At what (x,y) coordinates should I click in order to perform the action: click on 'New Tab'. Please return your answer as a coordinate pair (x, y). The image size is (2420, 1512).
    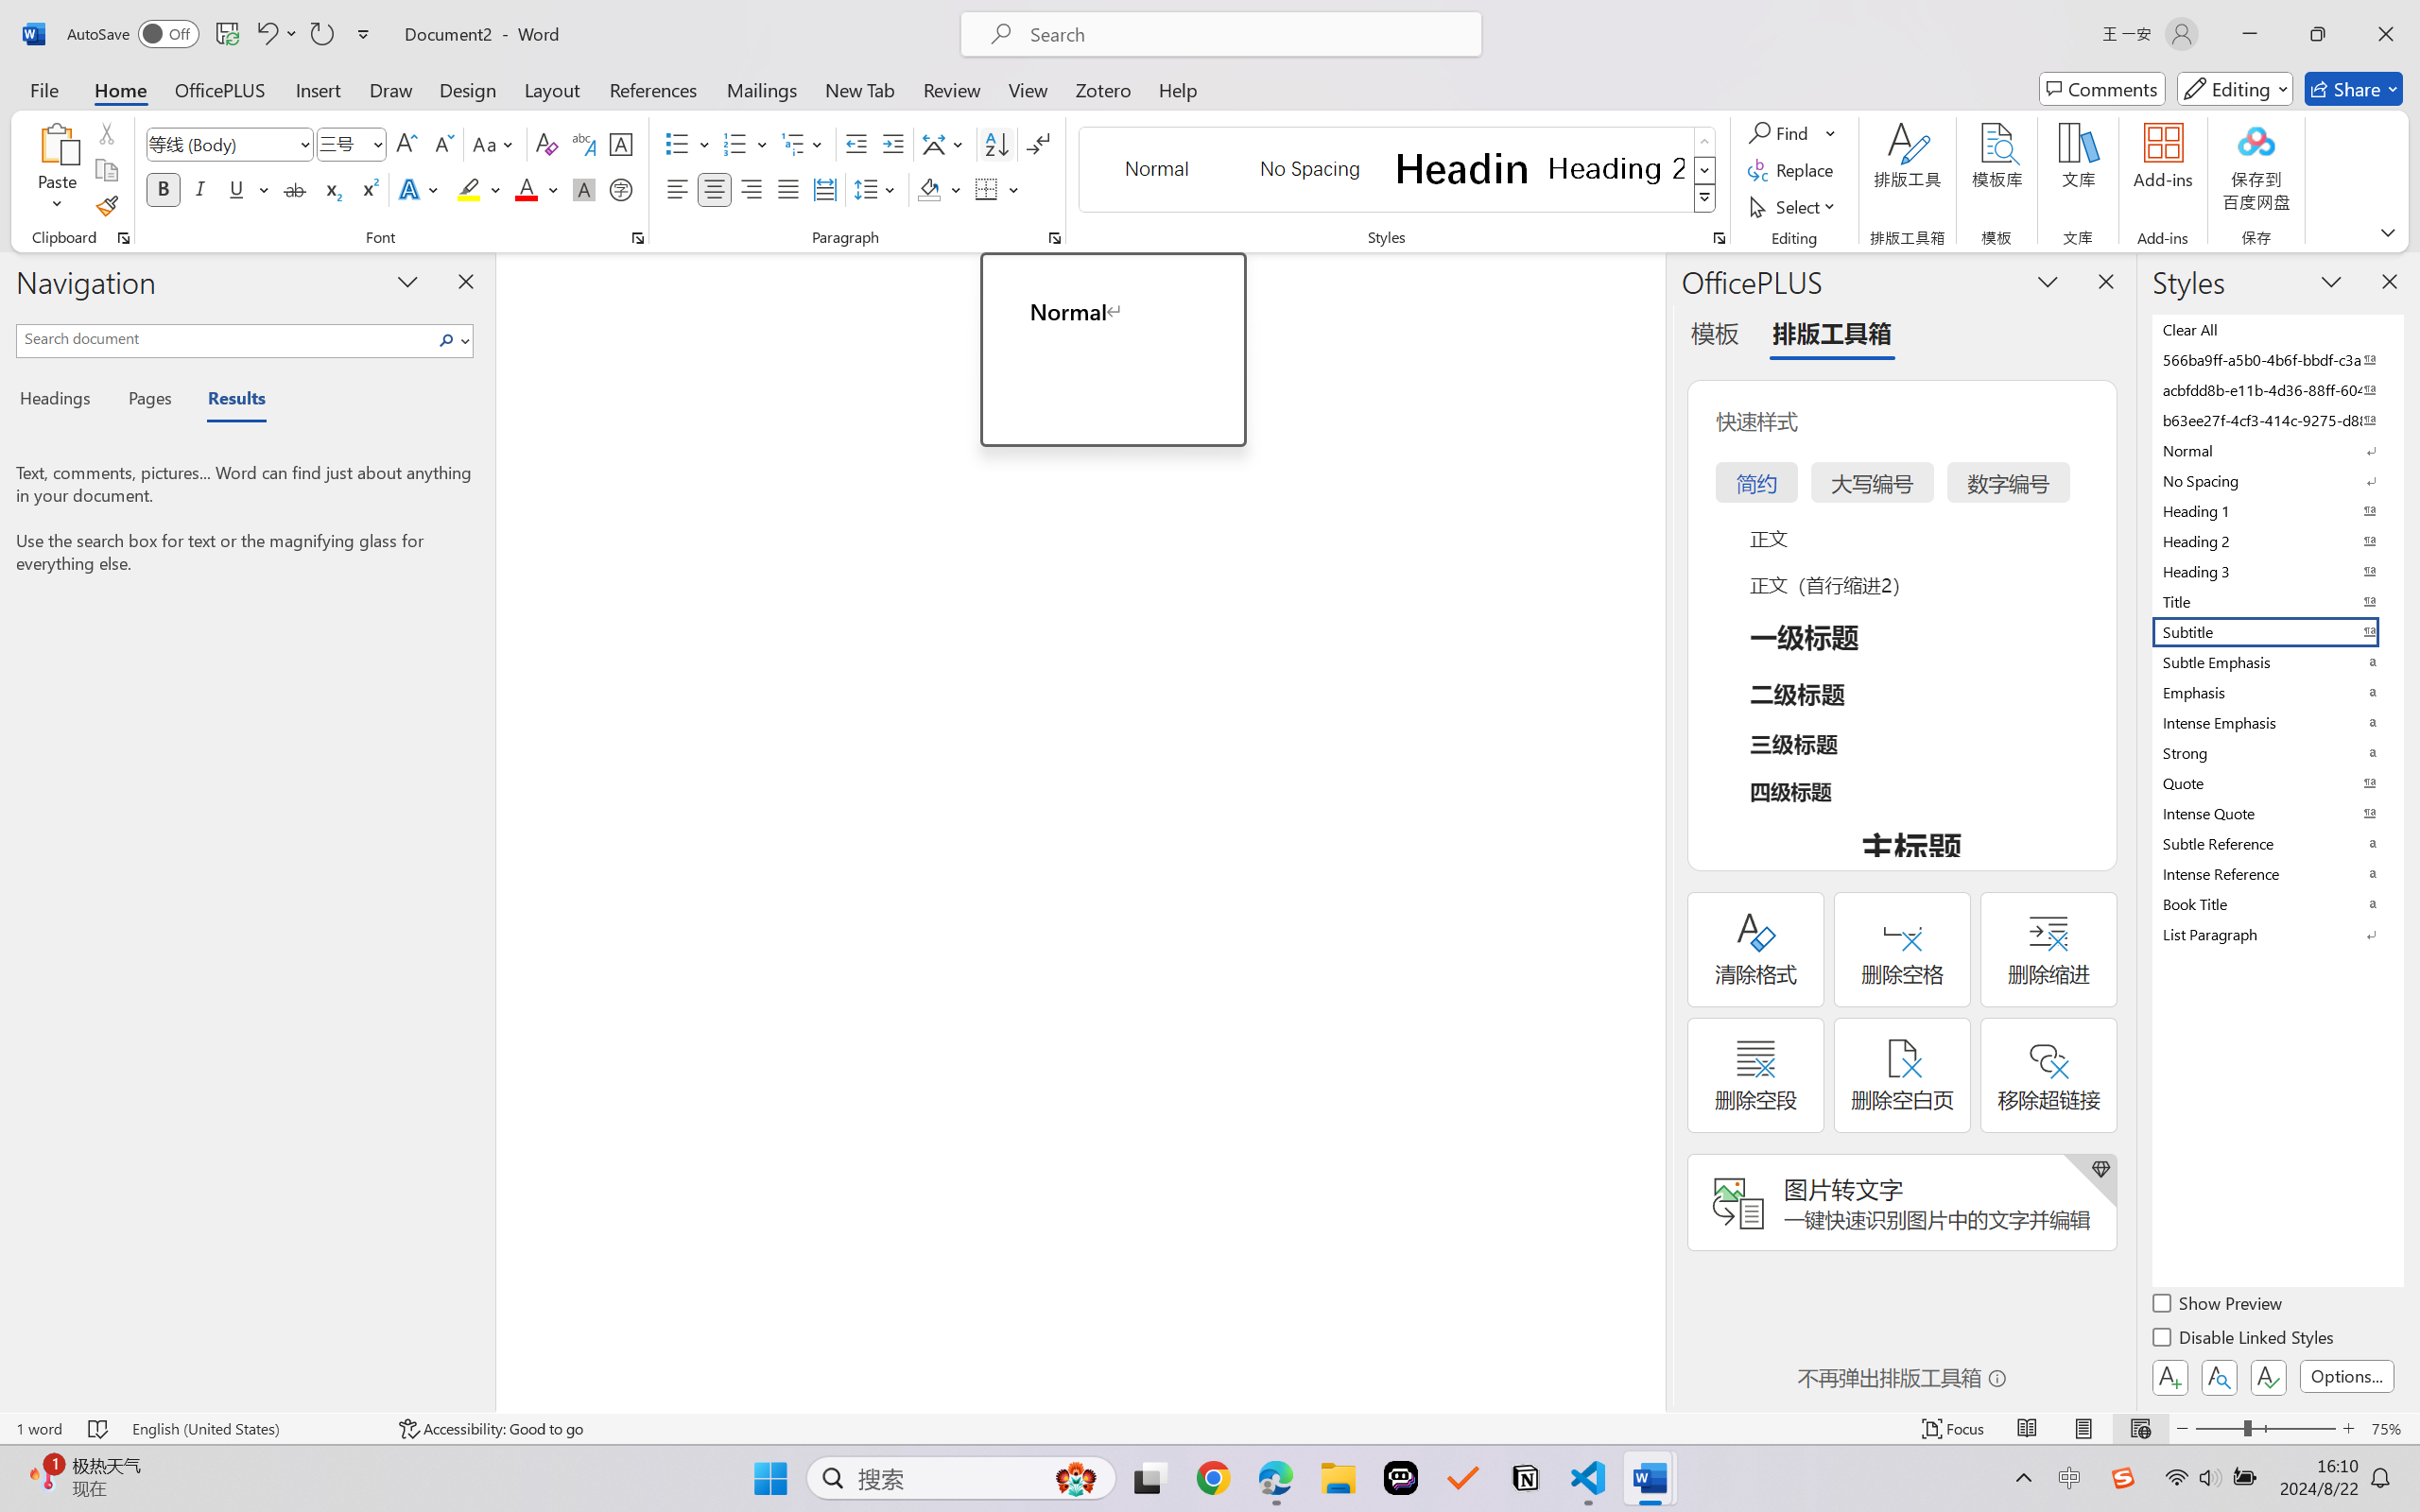
    Looking at the image, I should click on (859, 88).